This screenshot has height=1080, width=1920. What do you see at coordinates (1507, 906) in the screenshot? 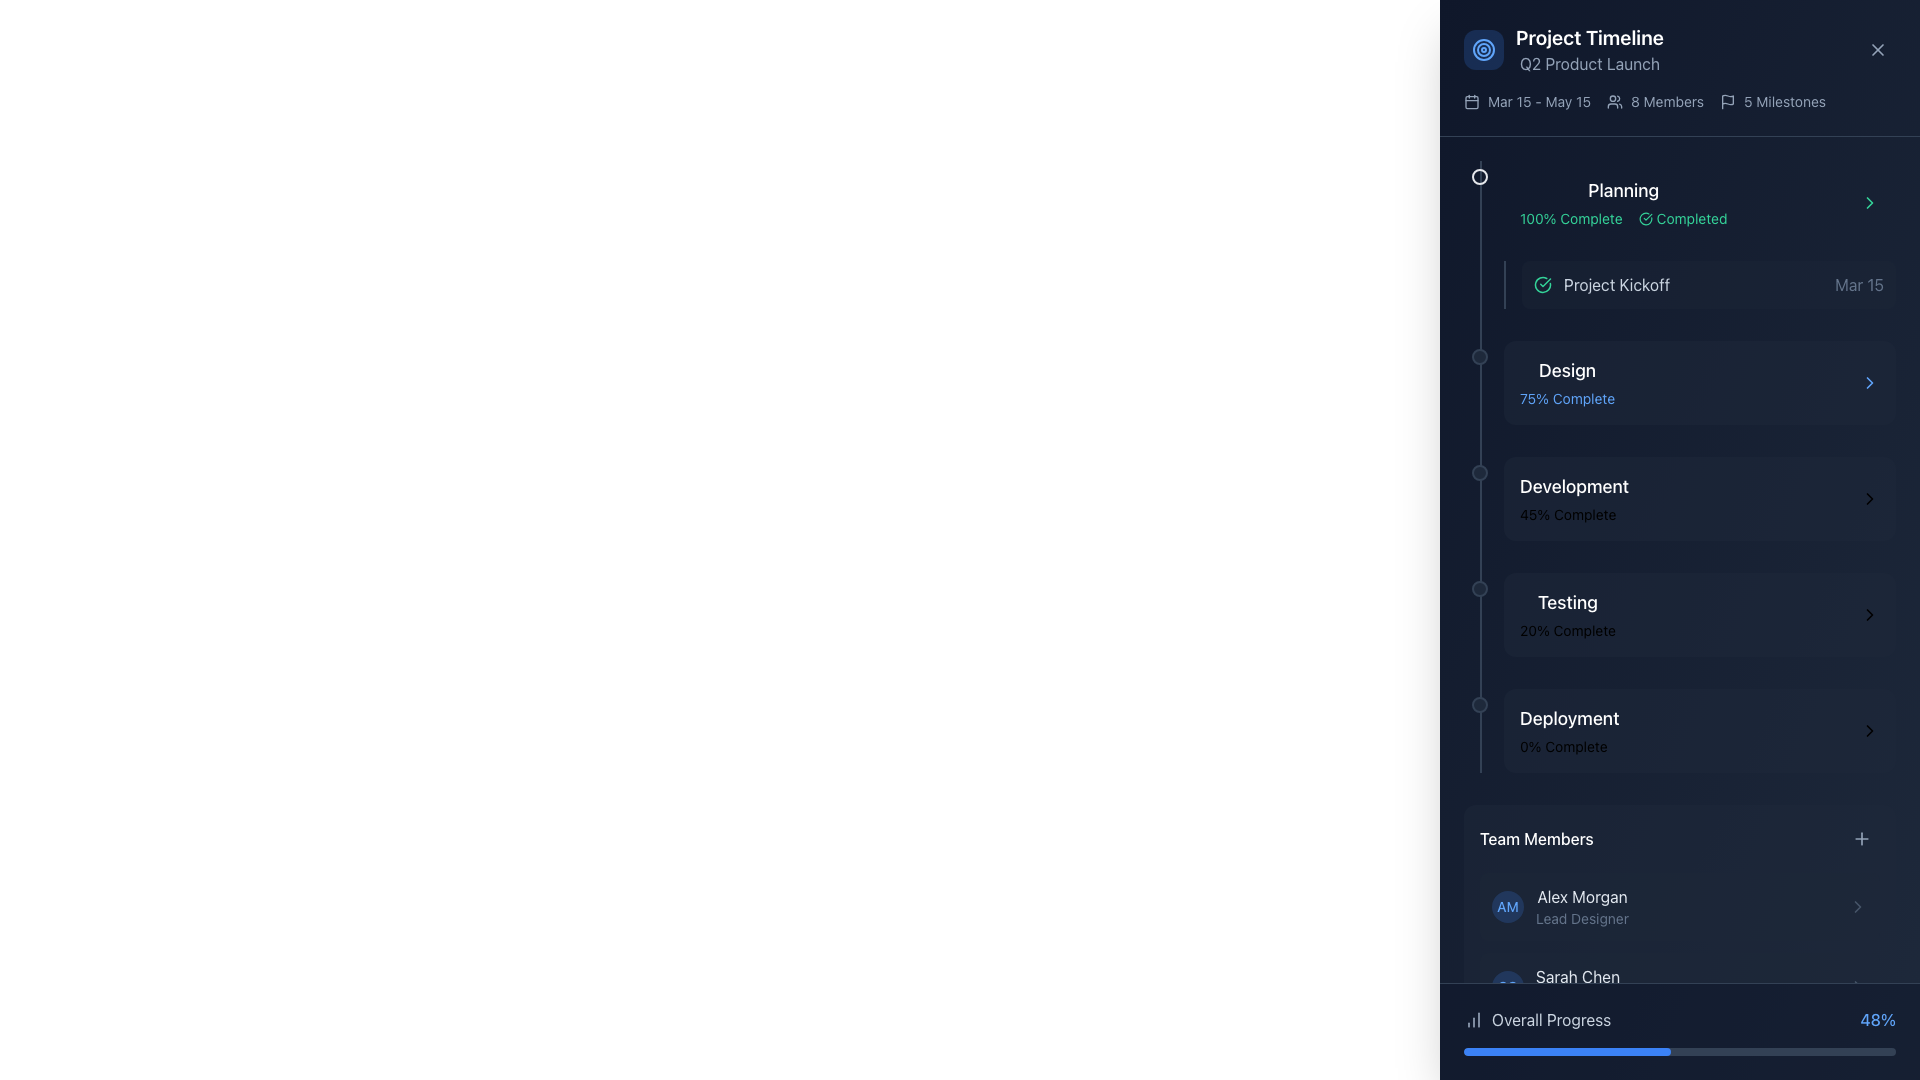
I see `the circular Avatar or Visual Identifier that displays the initials 'AM' in a semi-transparent blue background, located in the 'Team Members' list next to 'Alex Morgan'` at bounding box center [1507, 906].